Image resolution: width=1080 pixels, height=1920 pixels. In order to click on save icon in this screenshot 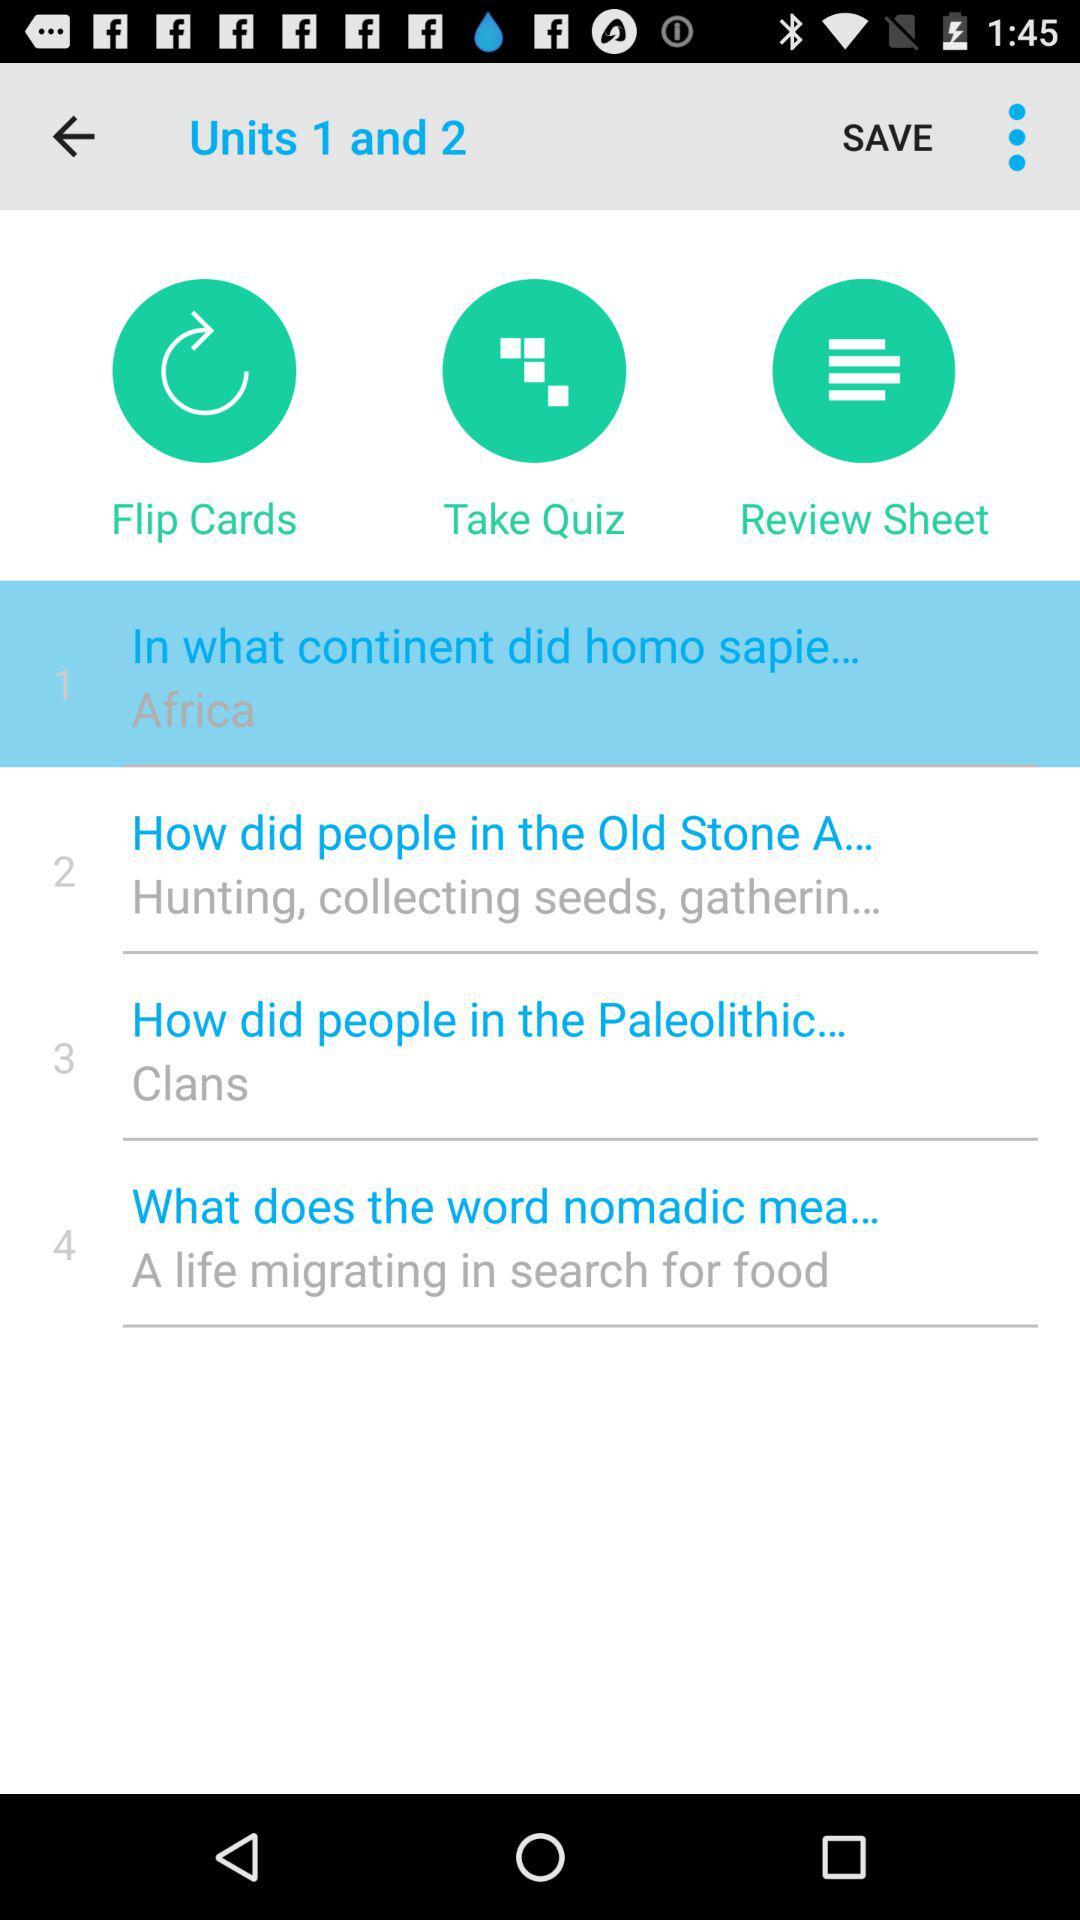, I will do `click(886, 135)`.